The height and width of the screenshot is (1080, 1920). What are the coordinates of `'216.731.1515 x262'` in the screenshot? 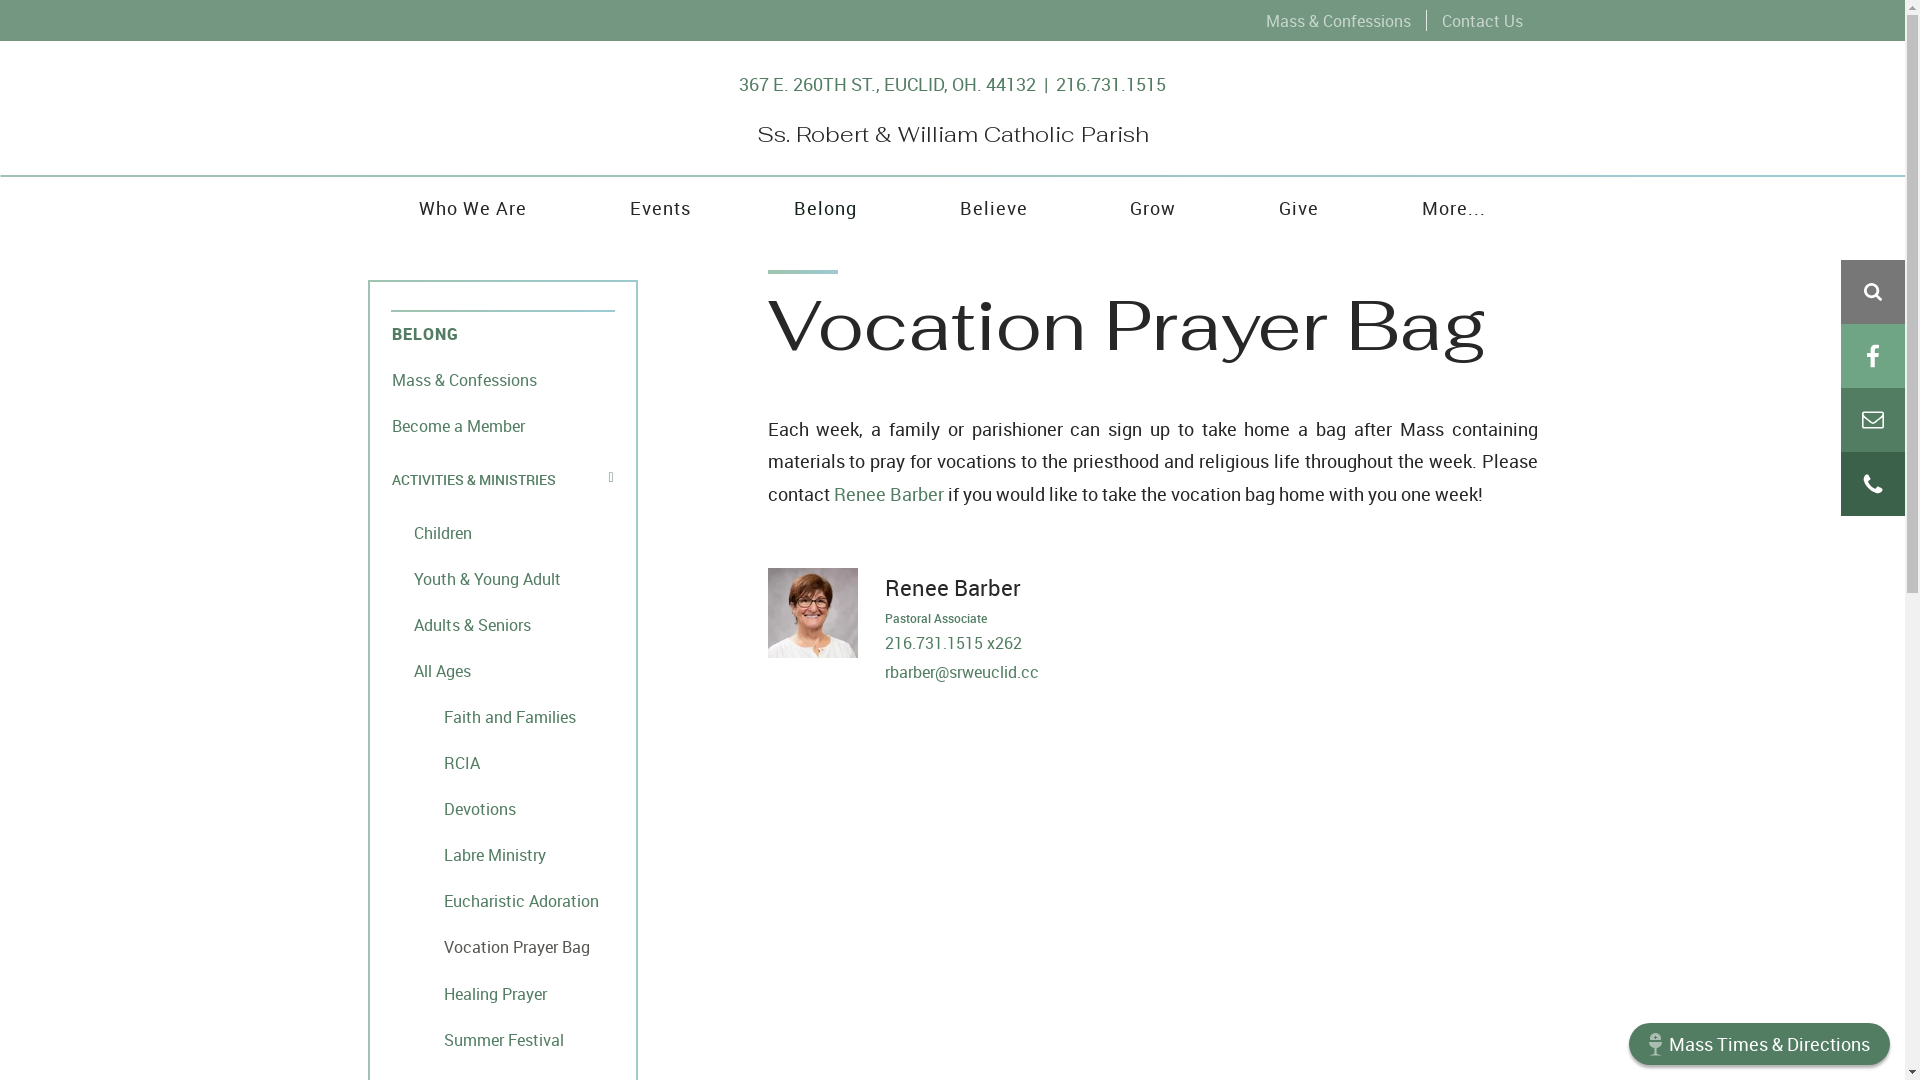 It's located at (951, 643).